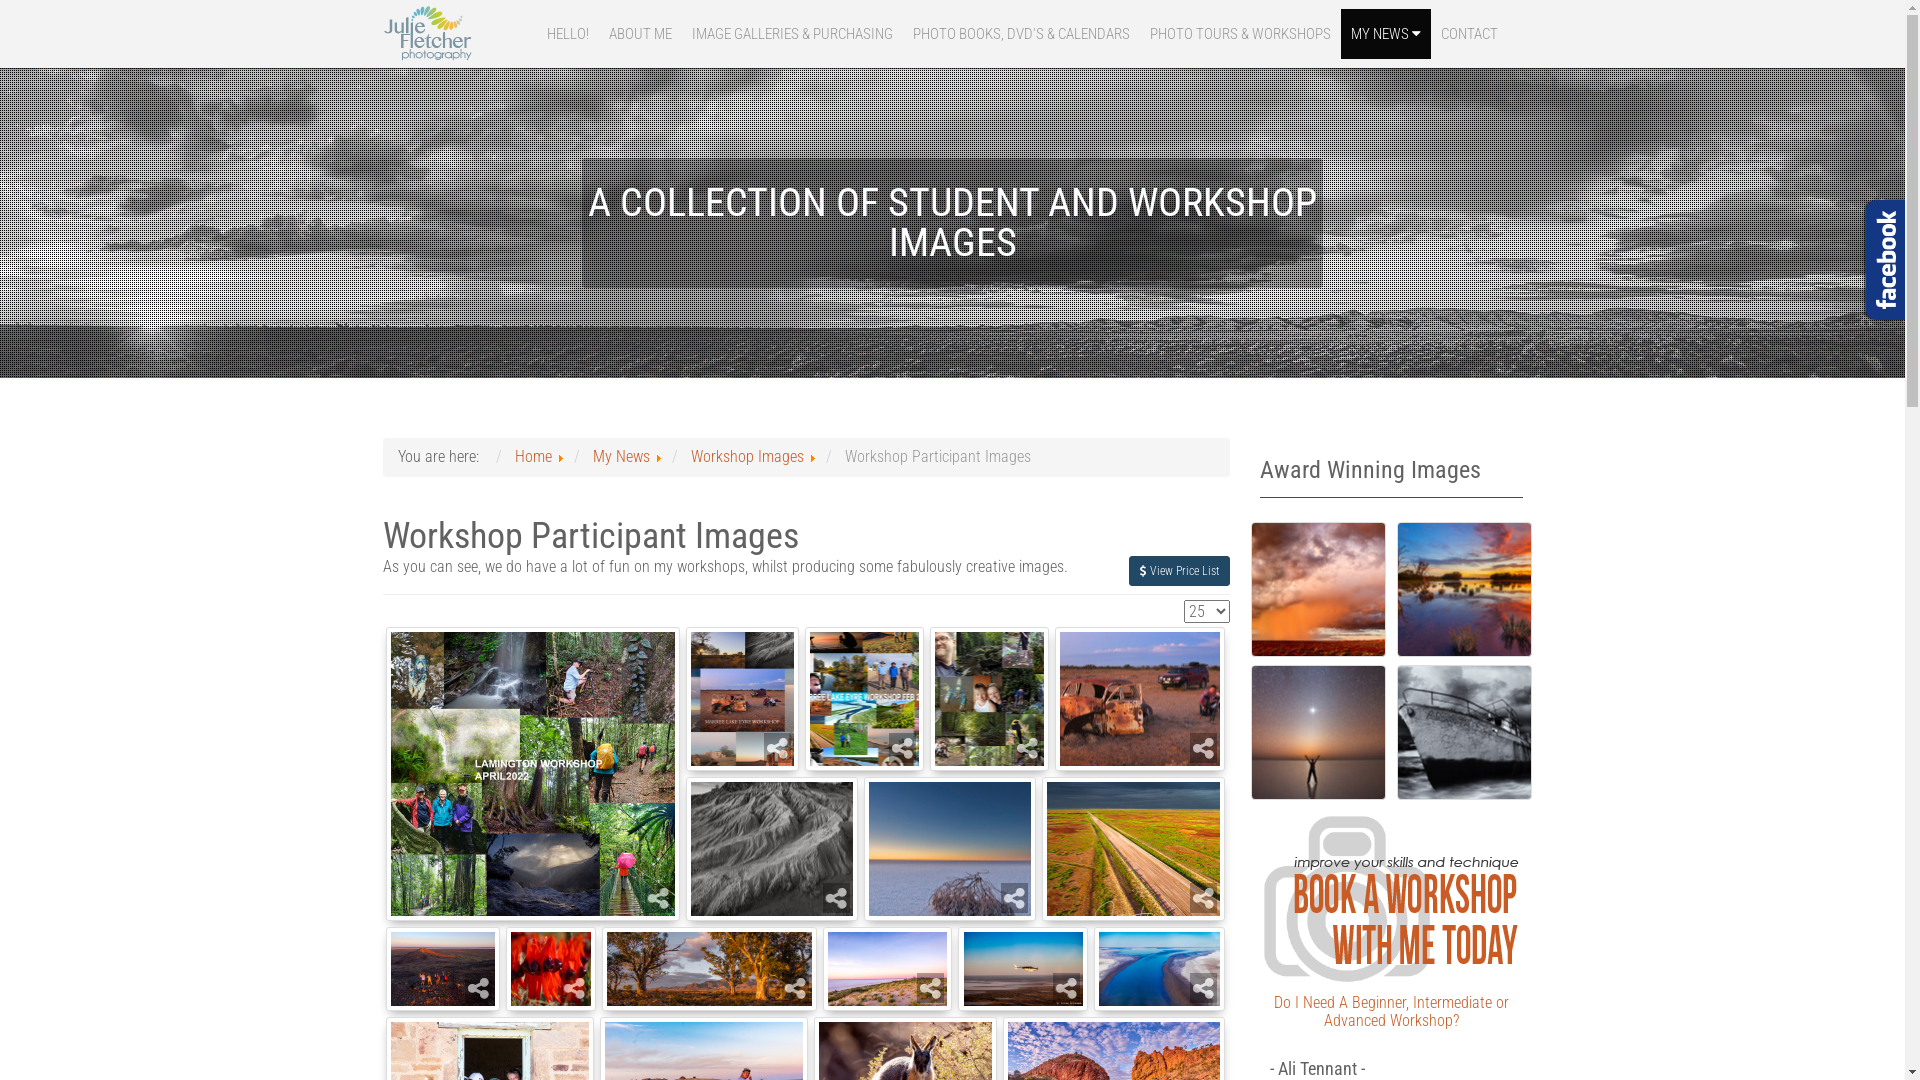 The height and width of the screenshot is (1080, 1920). I want to click on 'Flinders Ranges South Australia Photo Tour May 2018', so click(709, 967).